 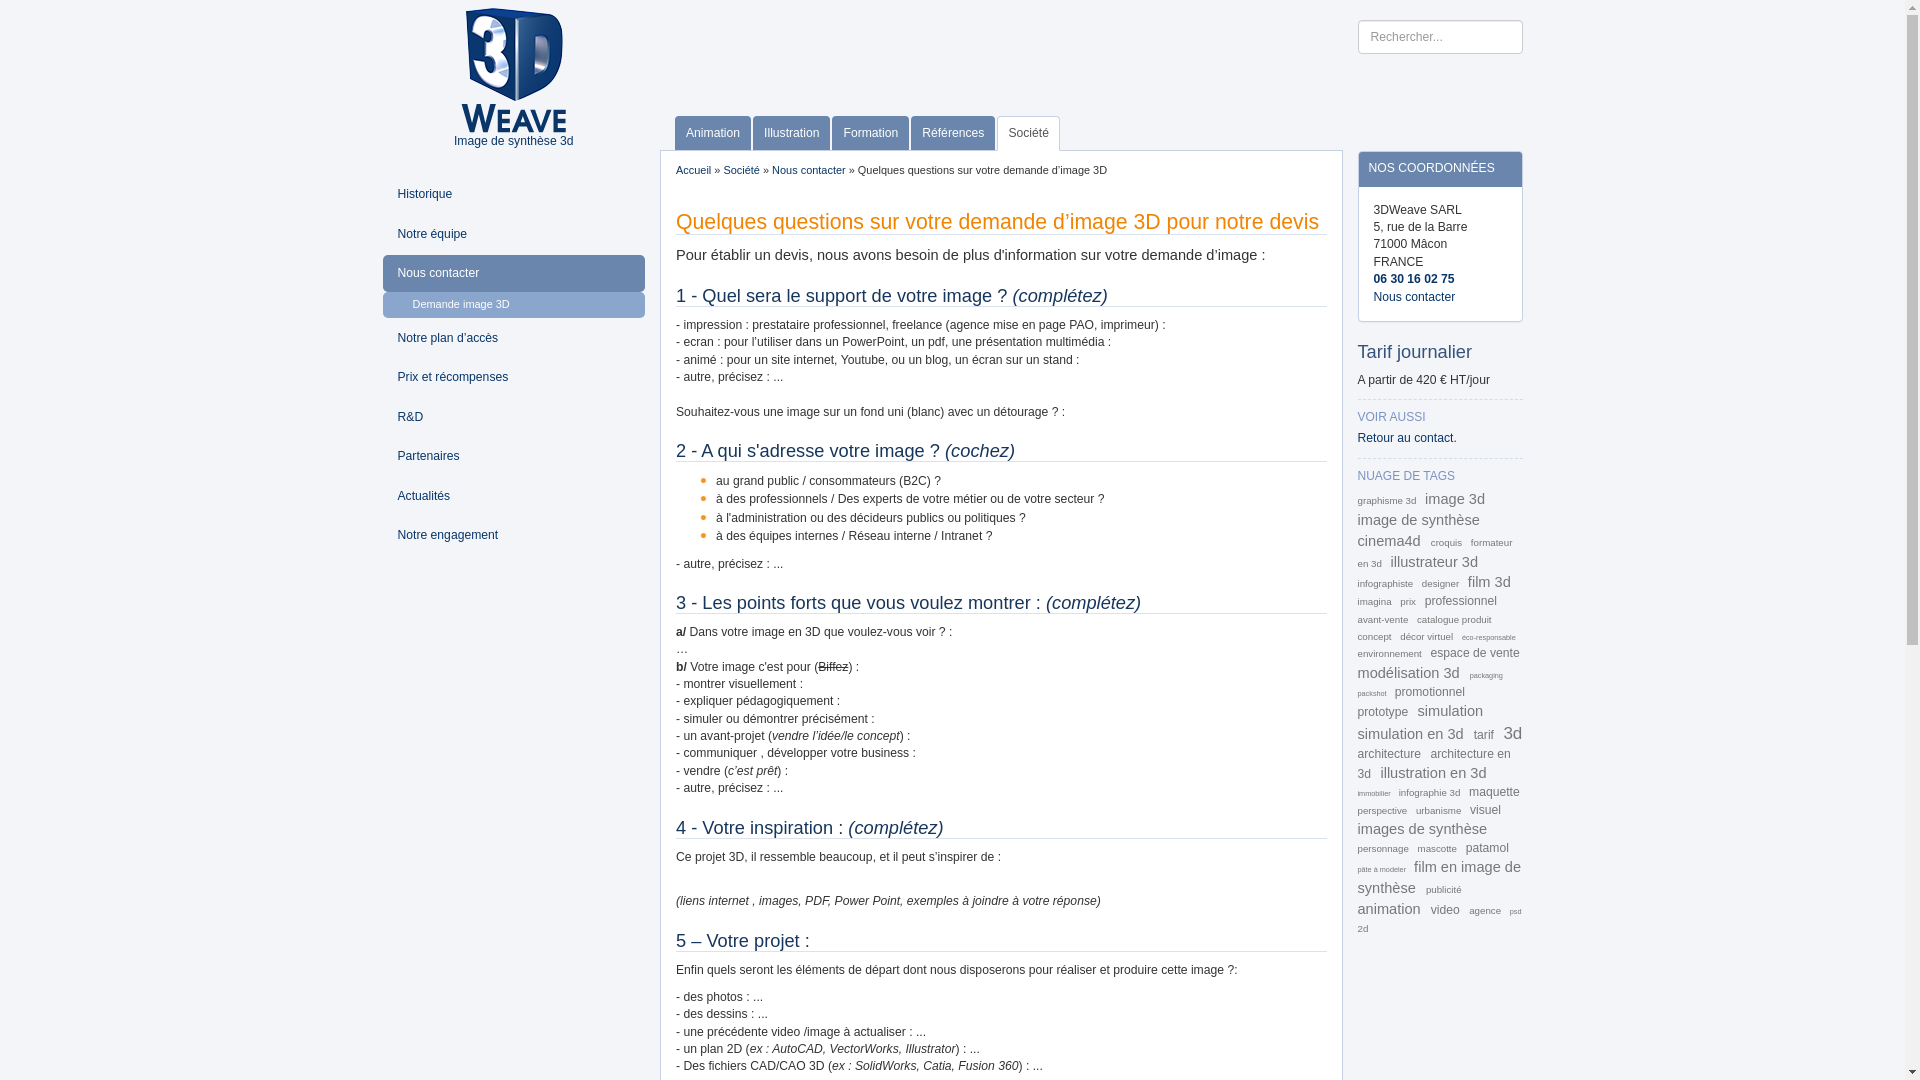 What do you see at coordinates (513, 68) in the screenshot?
I see `'3d Weave'` at bounding box center [513, 68].